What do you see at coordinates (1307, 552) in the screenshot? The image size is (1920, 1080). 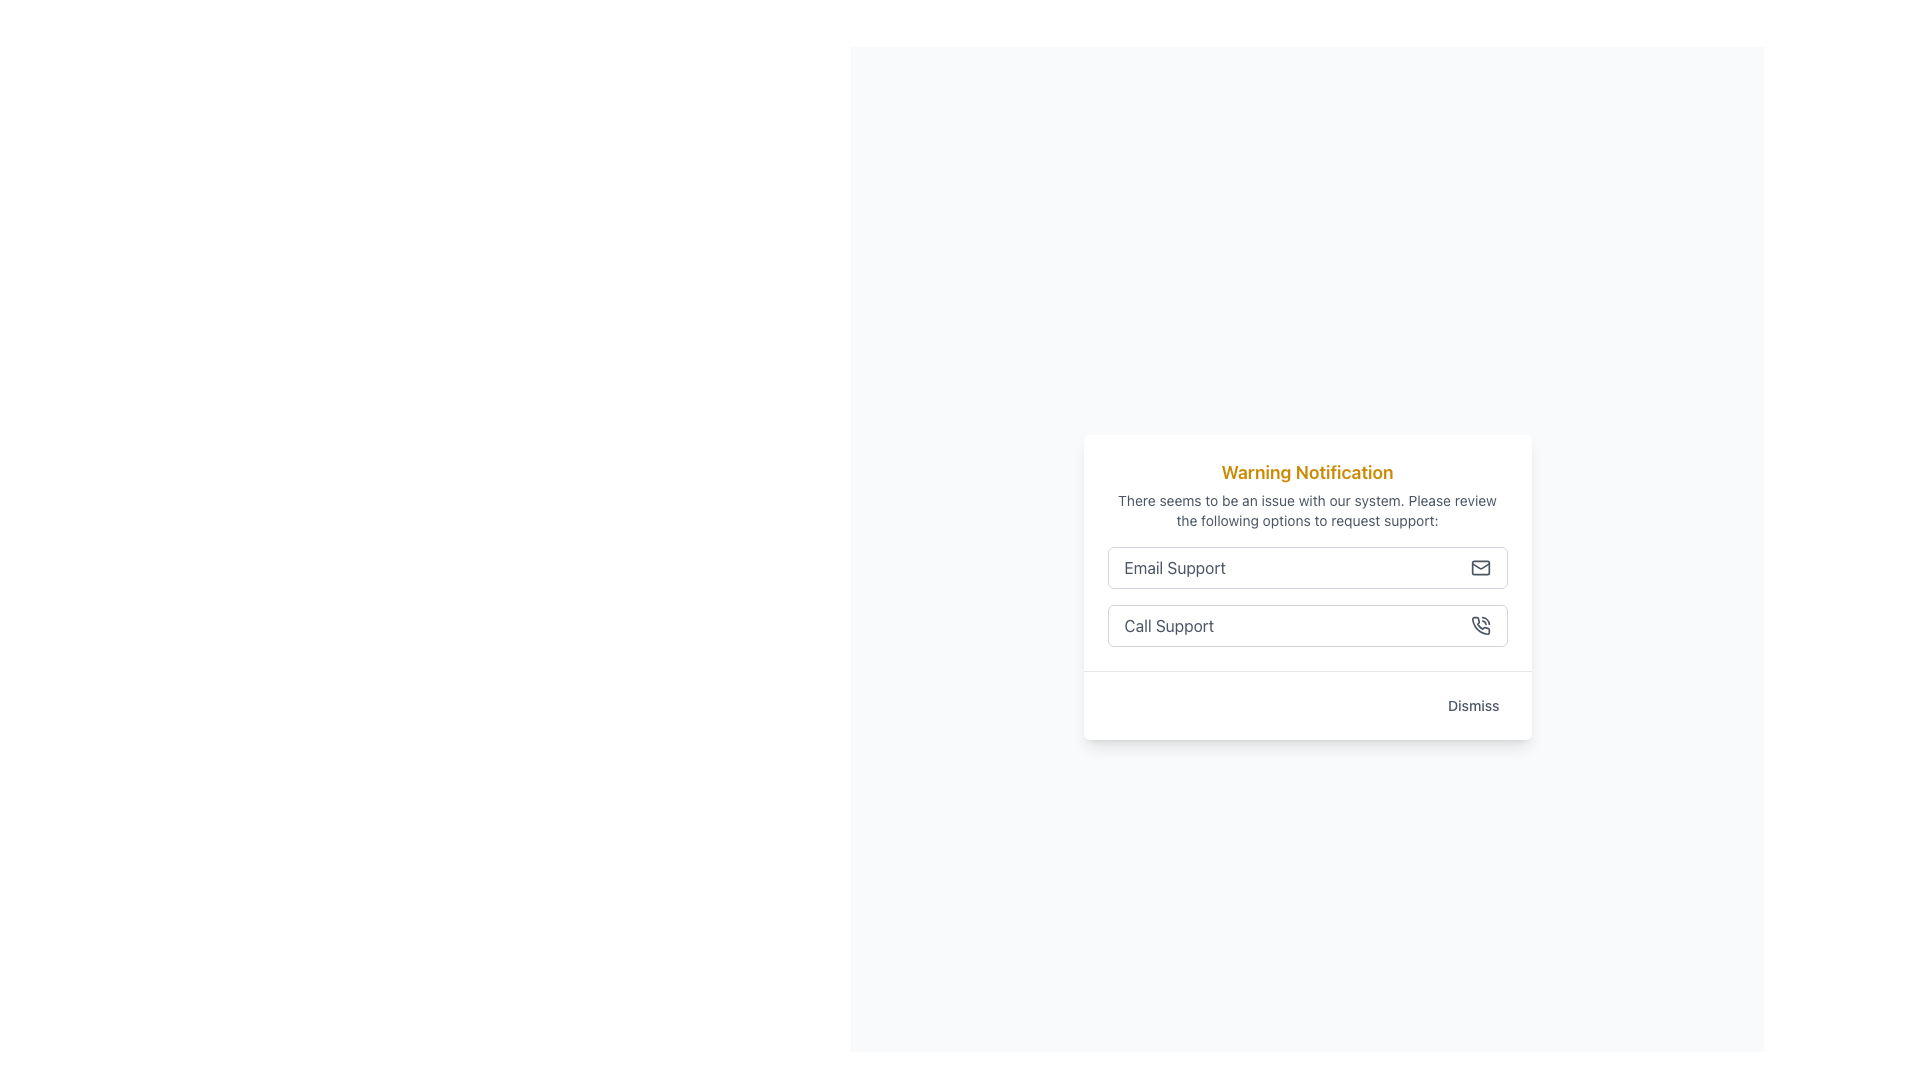 I see `the support options in the Notification Pane titled 'Warning Notification', which is located in the centered pop-up notification panel` at bounding box center [1307, 552].